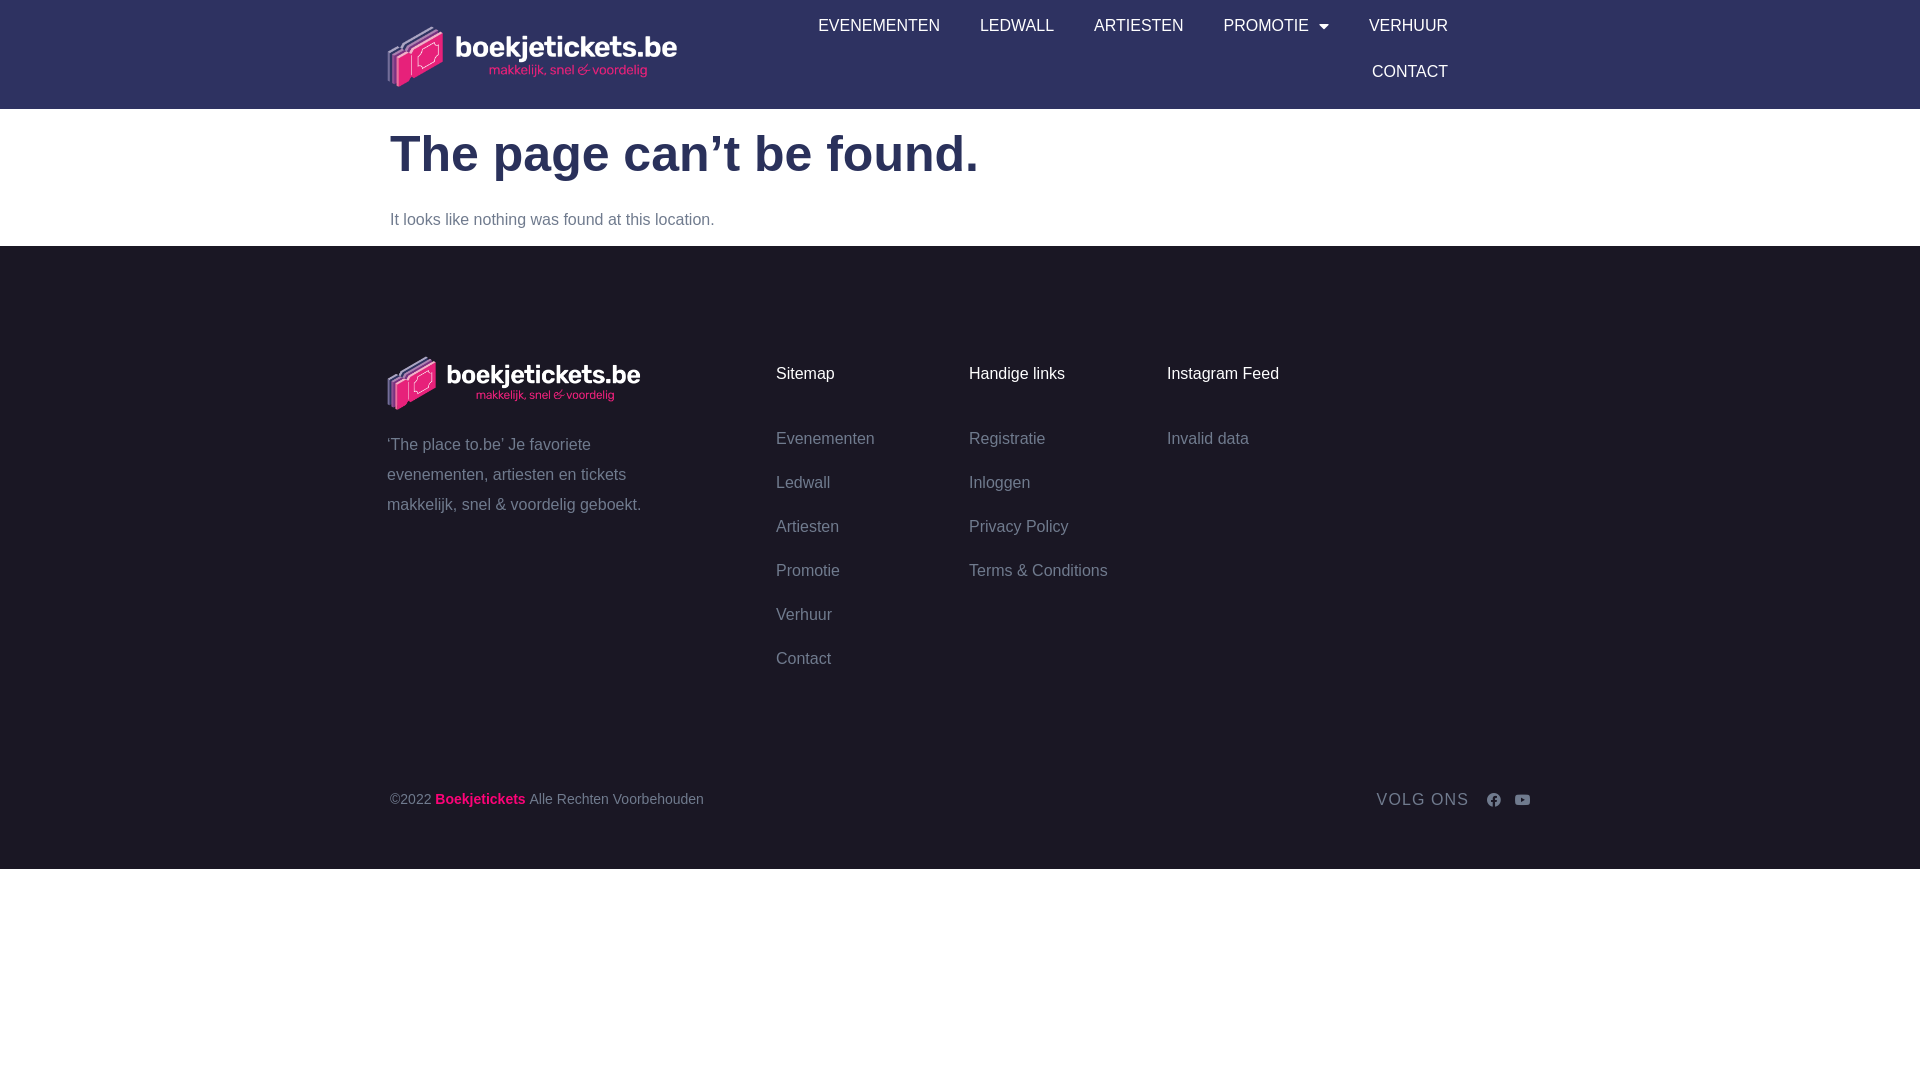 This screenshot has height=1080, width=1920. What do you see at coordinates (1073, 26) in the screenshot?
I see `'ARTIESTEN'` at bounding box center [1073, 26].